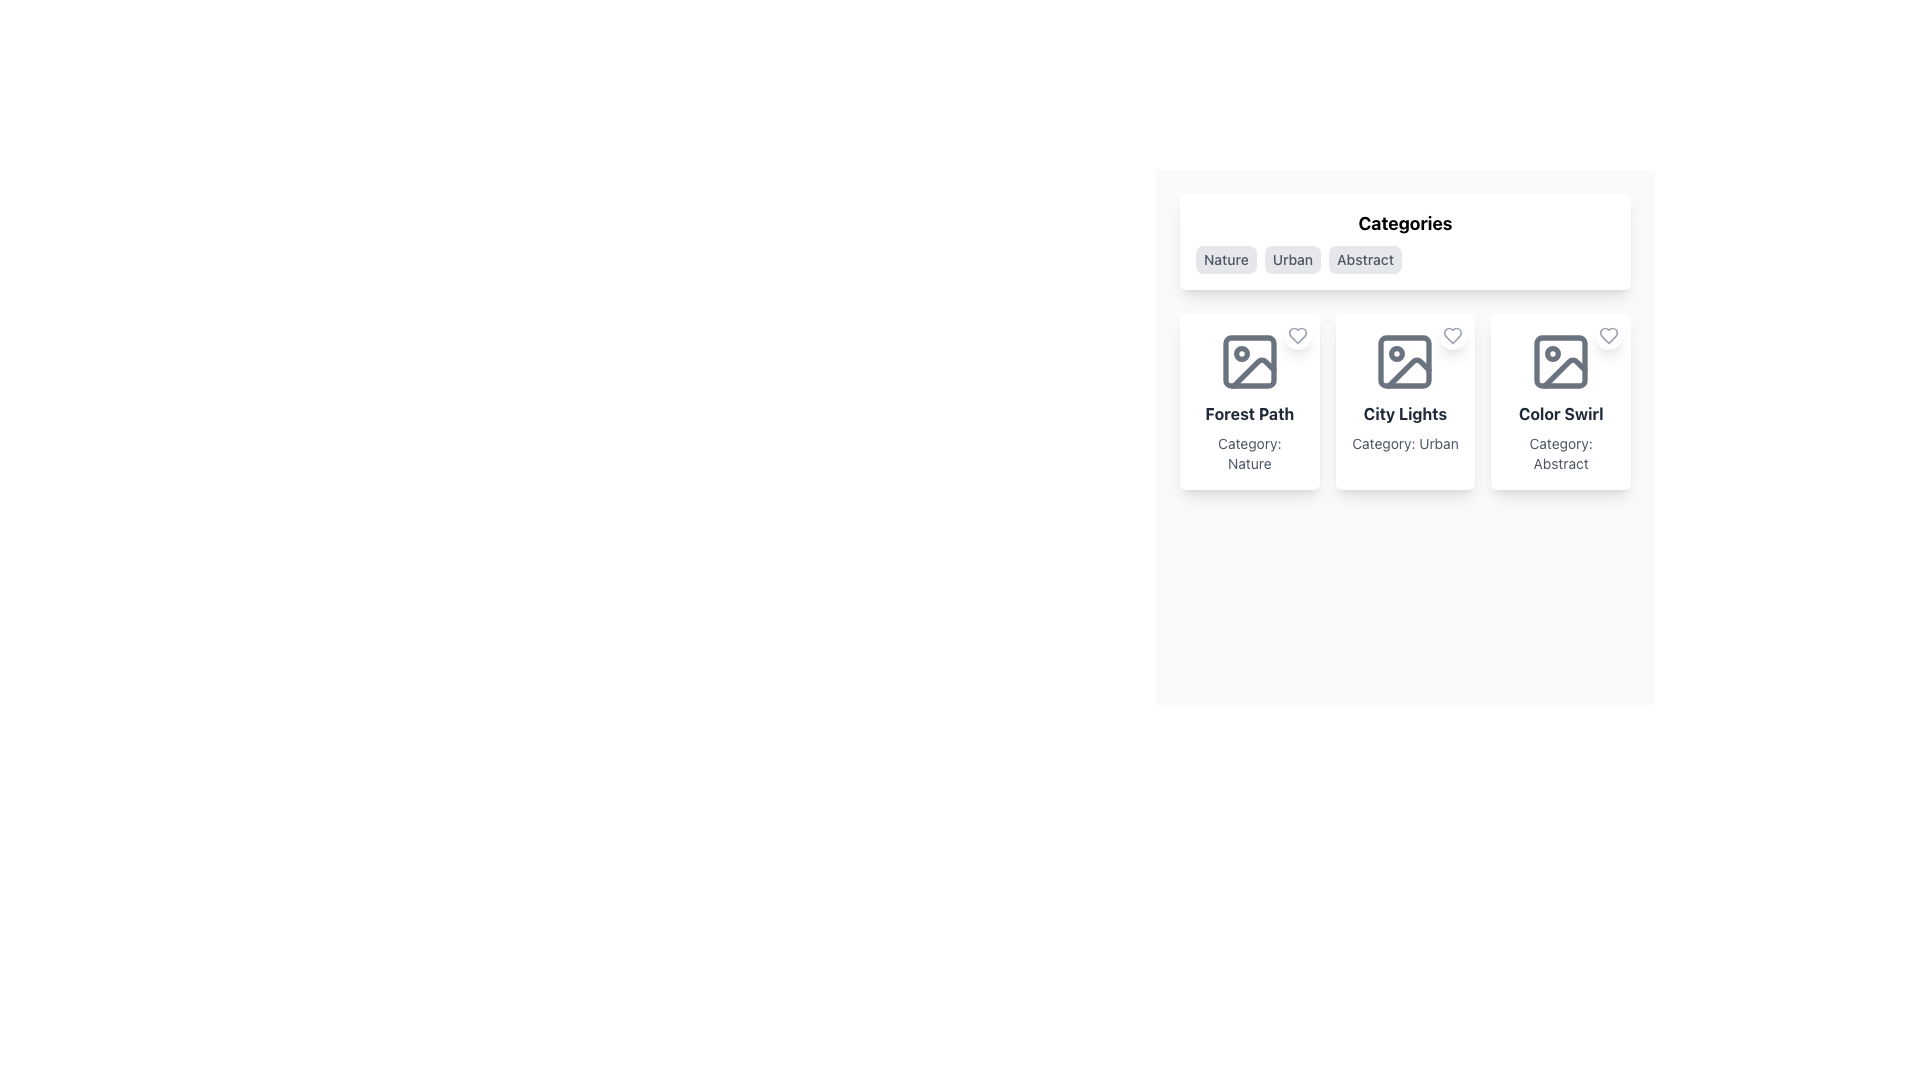 The height and width of the screenshot is (1080, 1920). I want to click on the heart-shaped icon with a gray outline located in the top-right corner of the 'City Lights' card under the 'Categories' header, so click(1453, 334).